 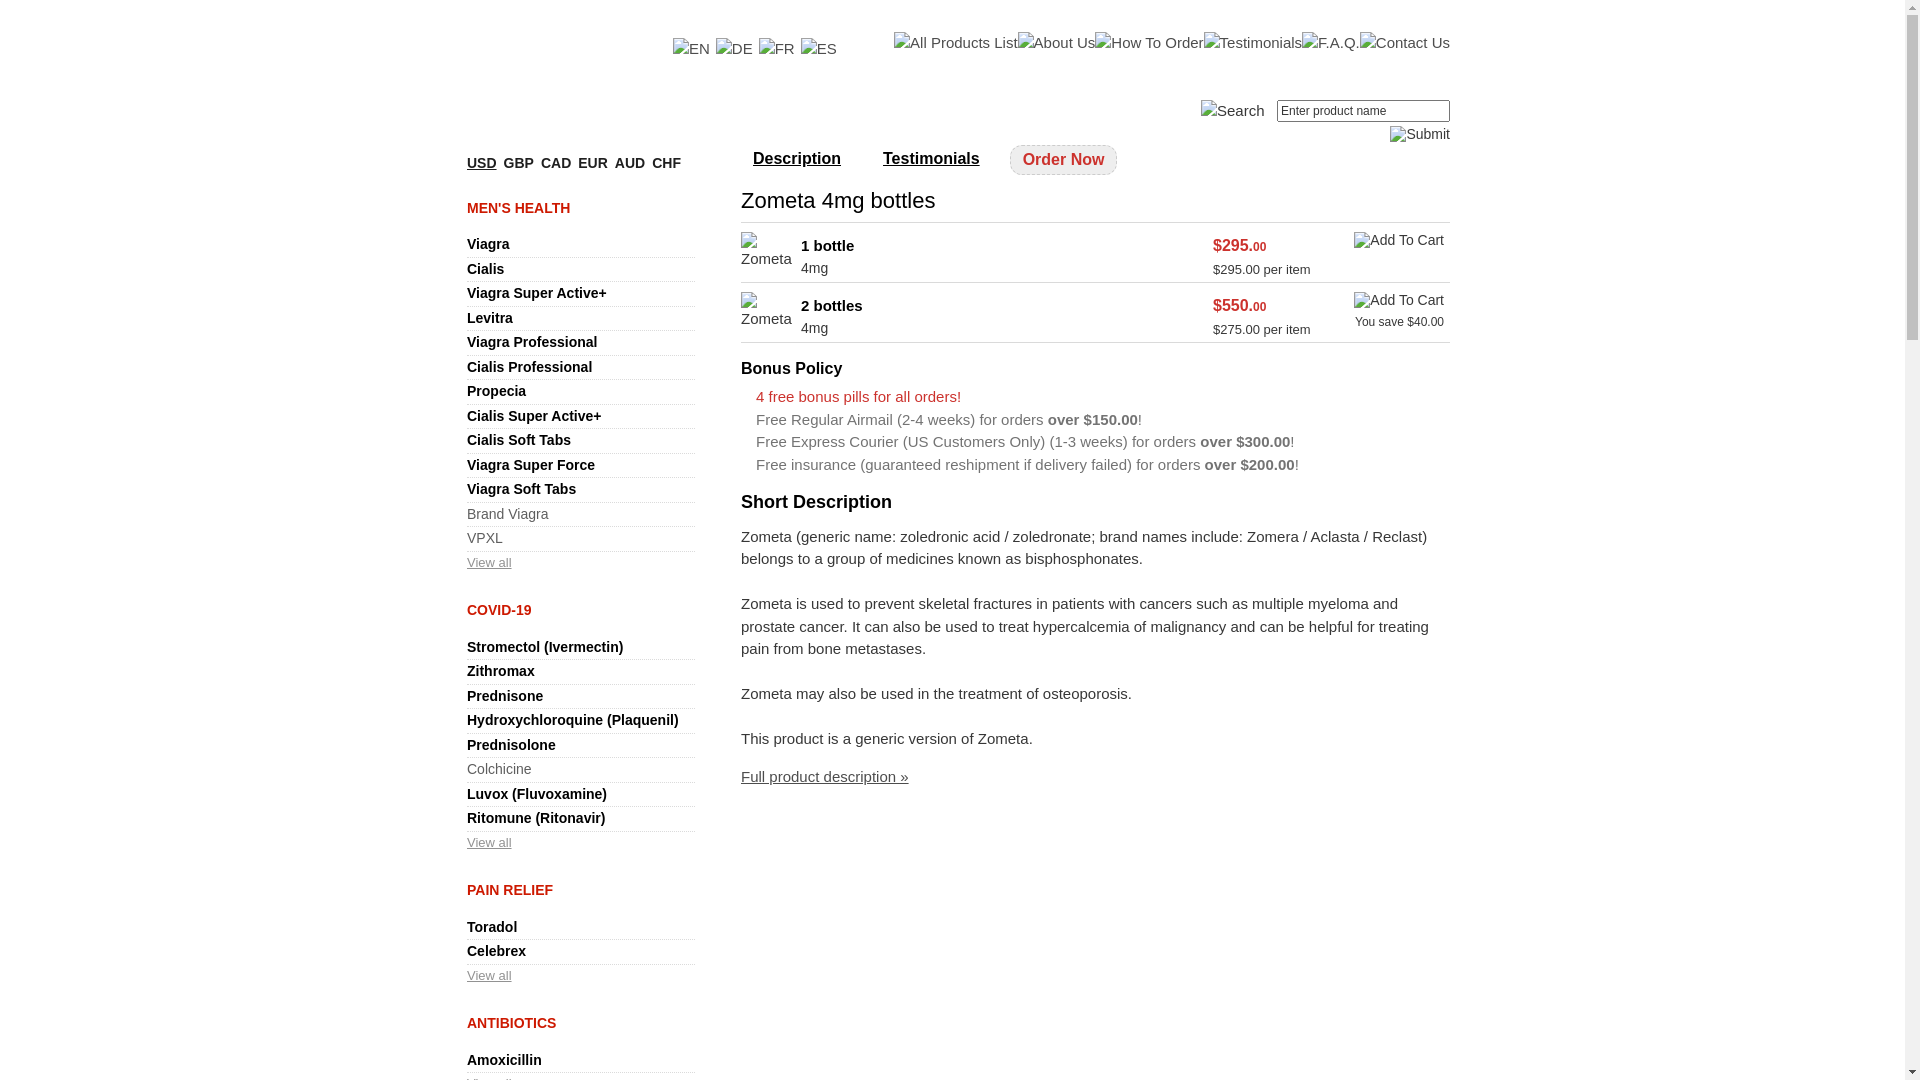 I want to click on 'COVID-19', so click(x=499, y=608).